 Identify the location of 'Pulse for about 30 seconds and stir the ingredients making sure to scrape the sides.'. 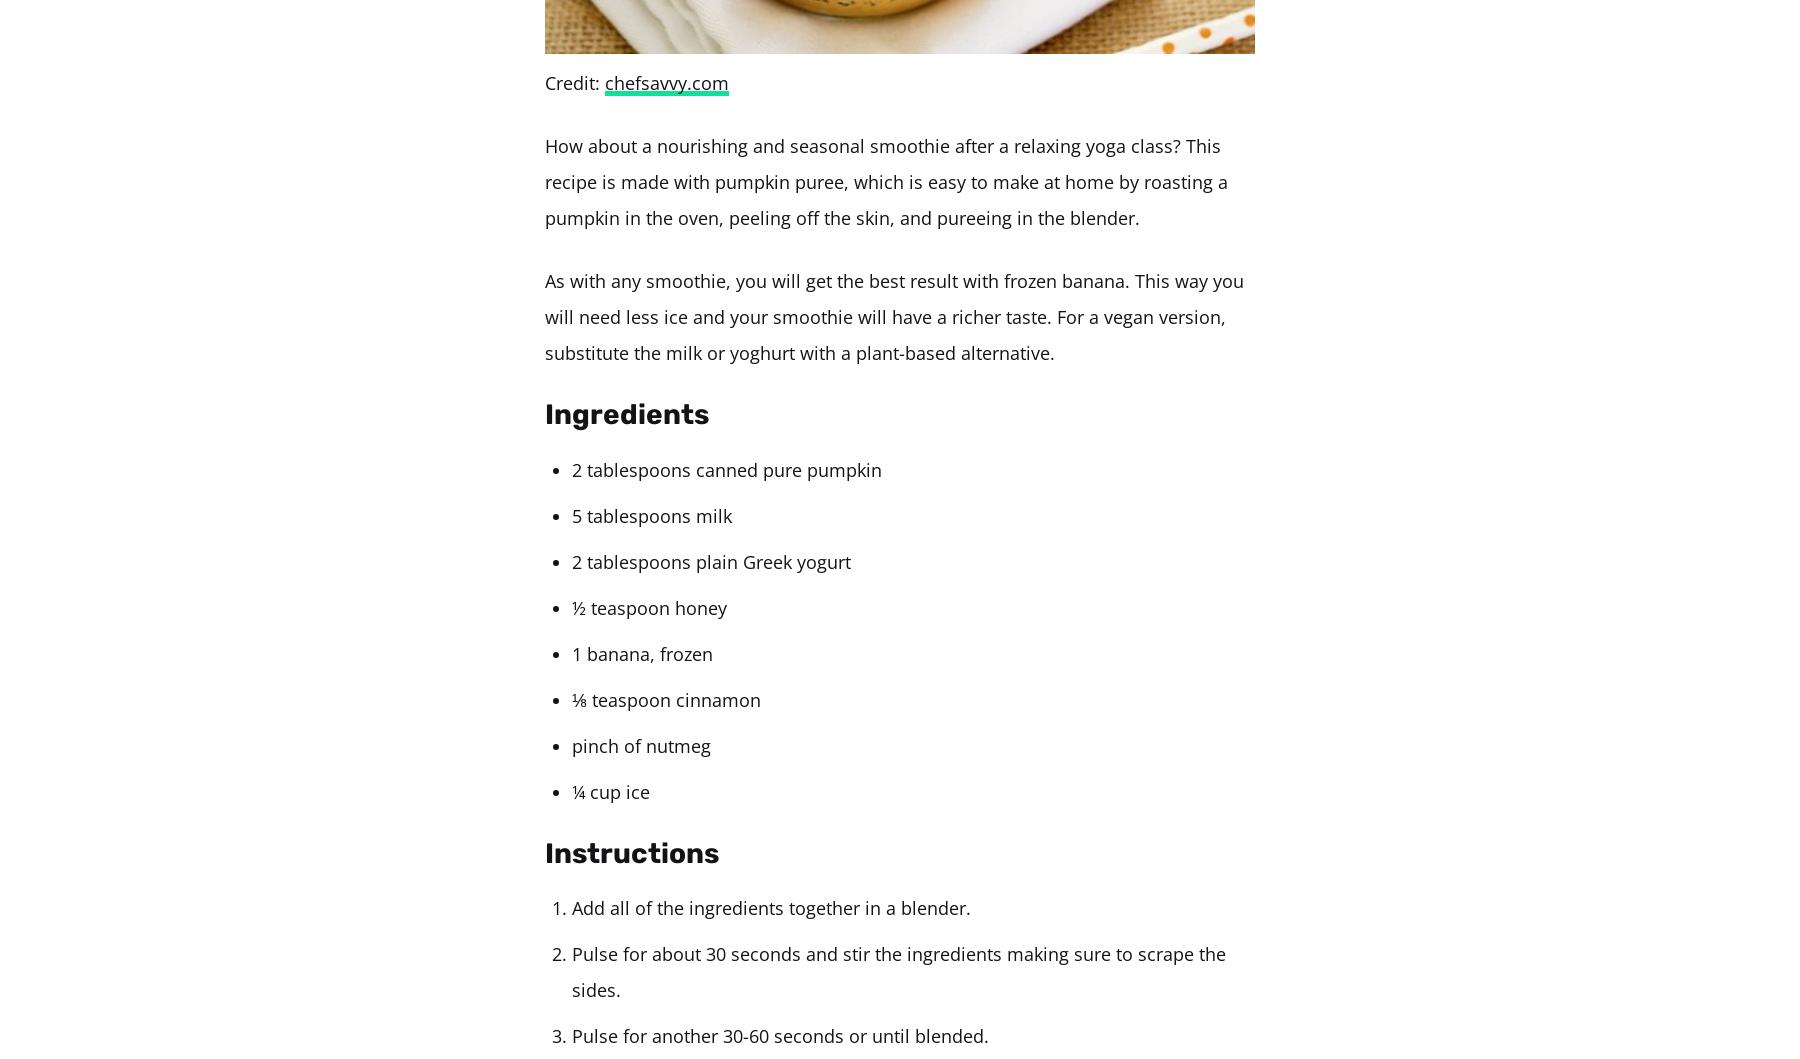
(898, 970).